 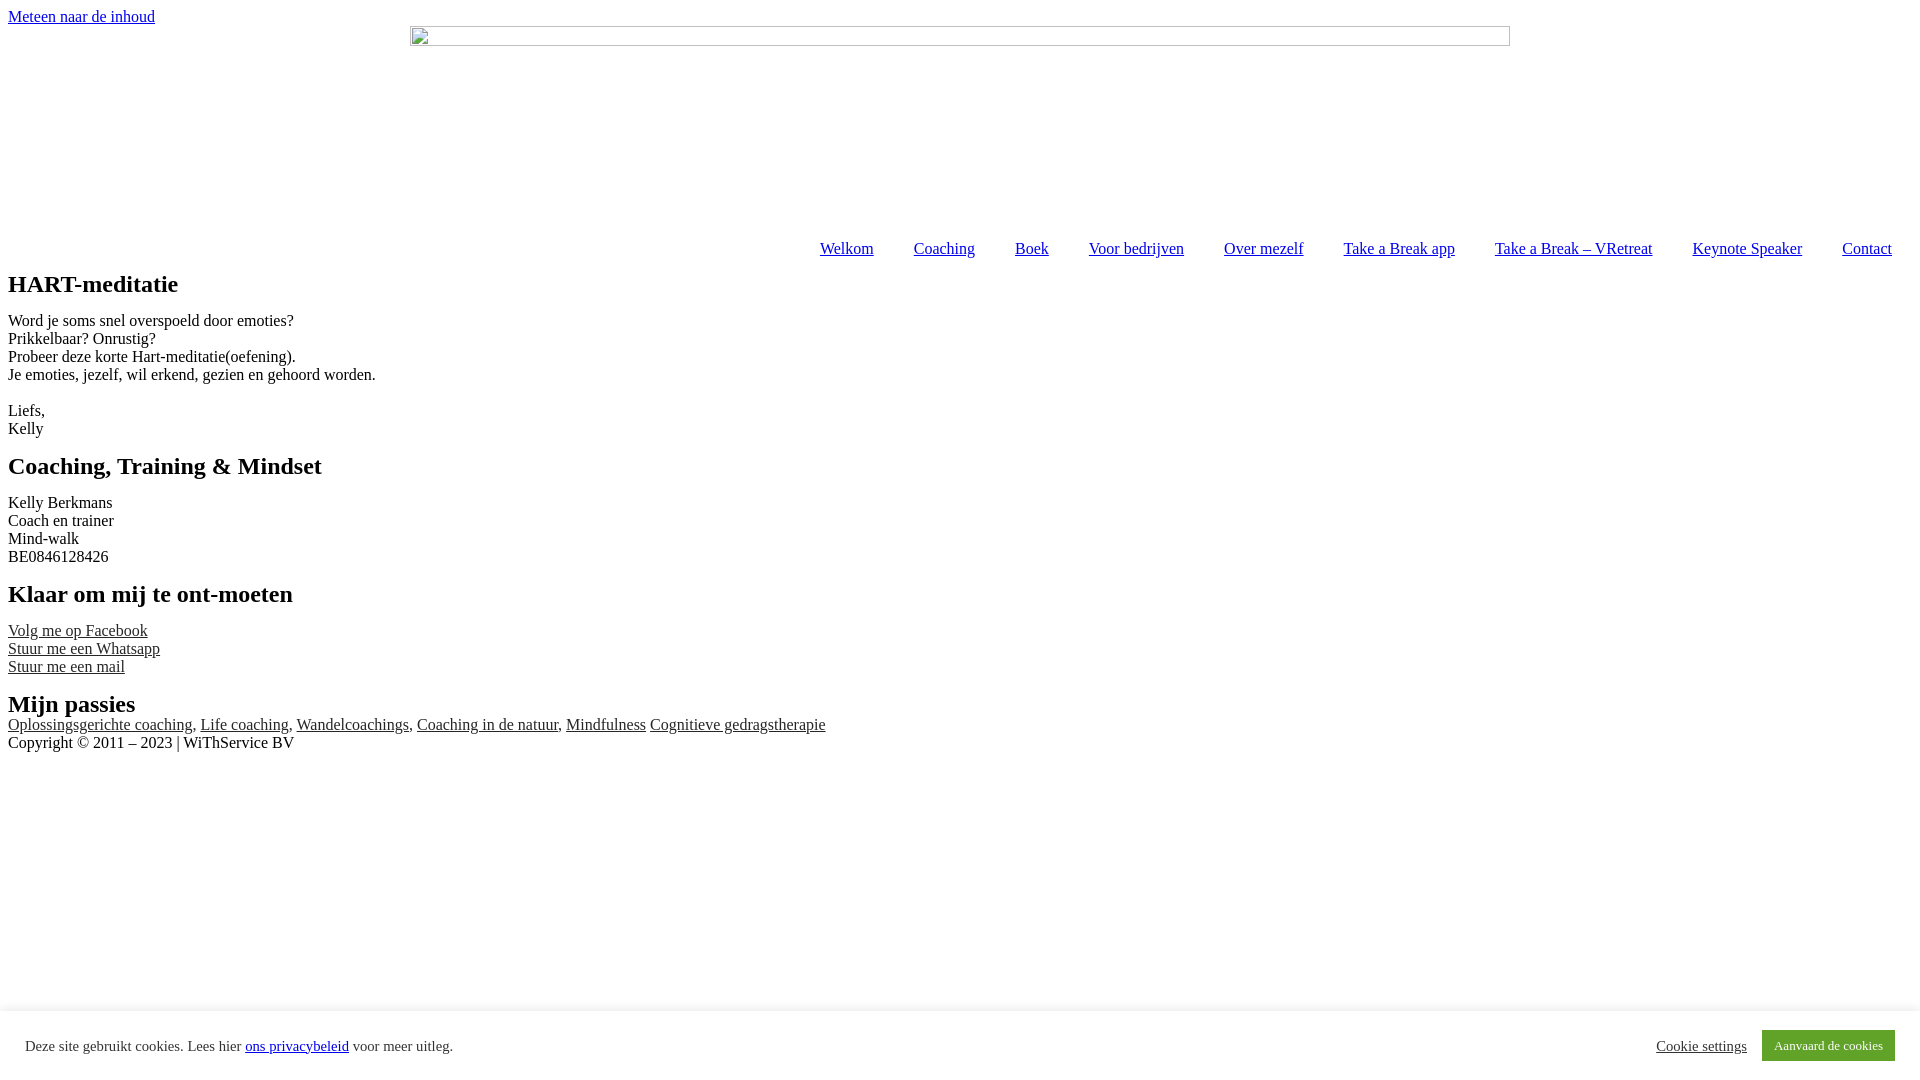 I want to click on 'Cognitieve gedragstherapie', so click(x=649, y=724).